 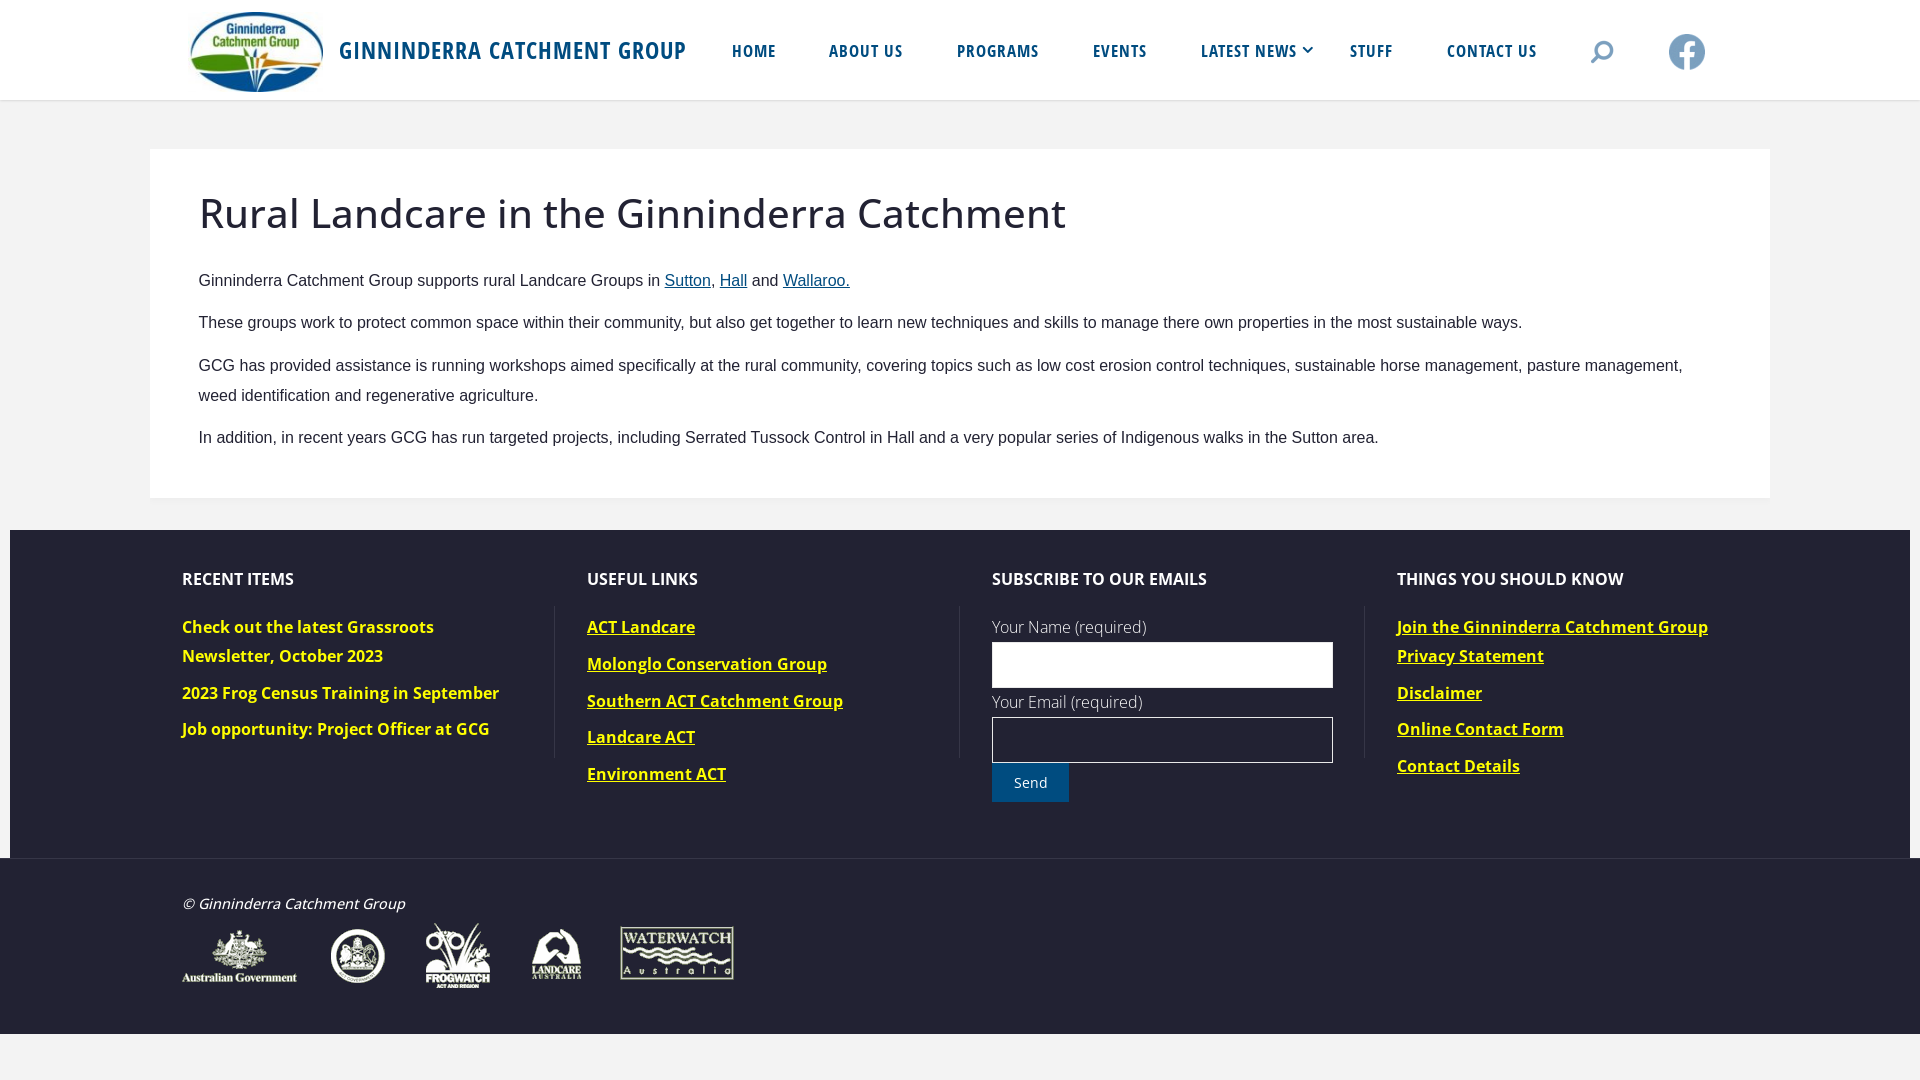 What do you see at coordinates (1470, 655) in the screenshot?
I see `'Privacy Statement'` at bounding box center [1470, 655].